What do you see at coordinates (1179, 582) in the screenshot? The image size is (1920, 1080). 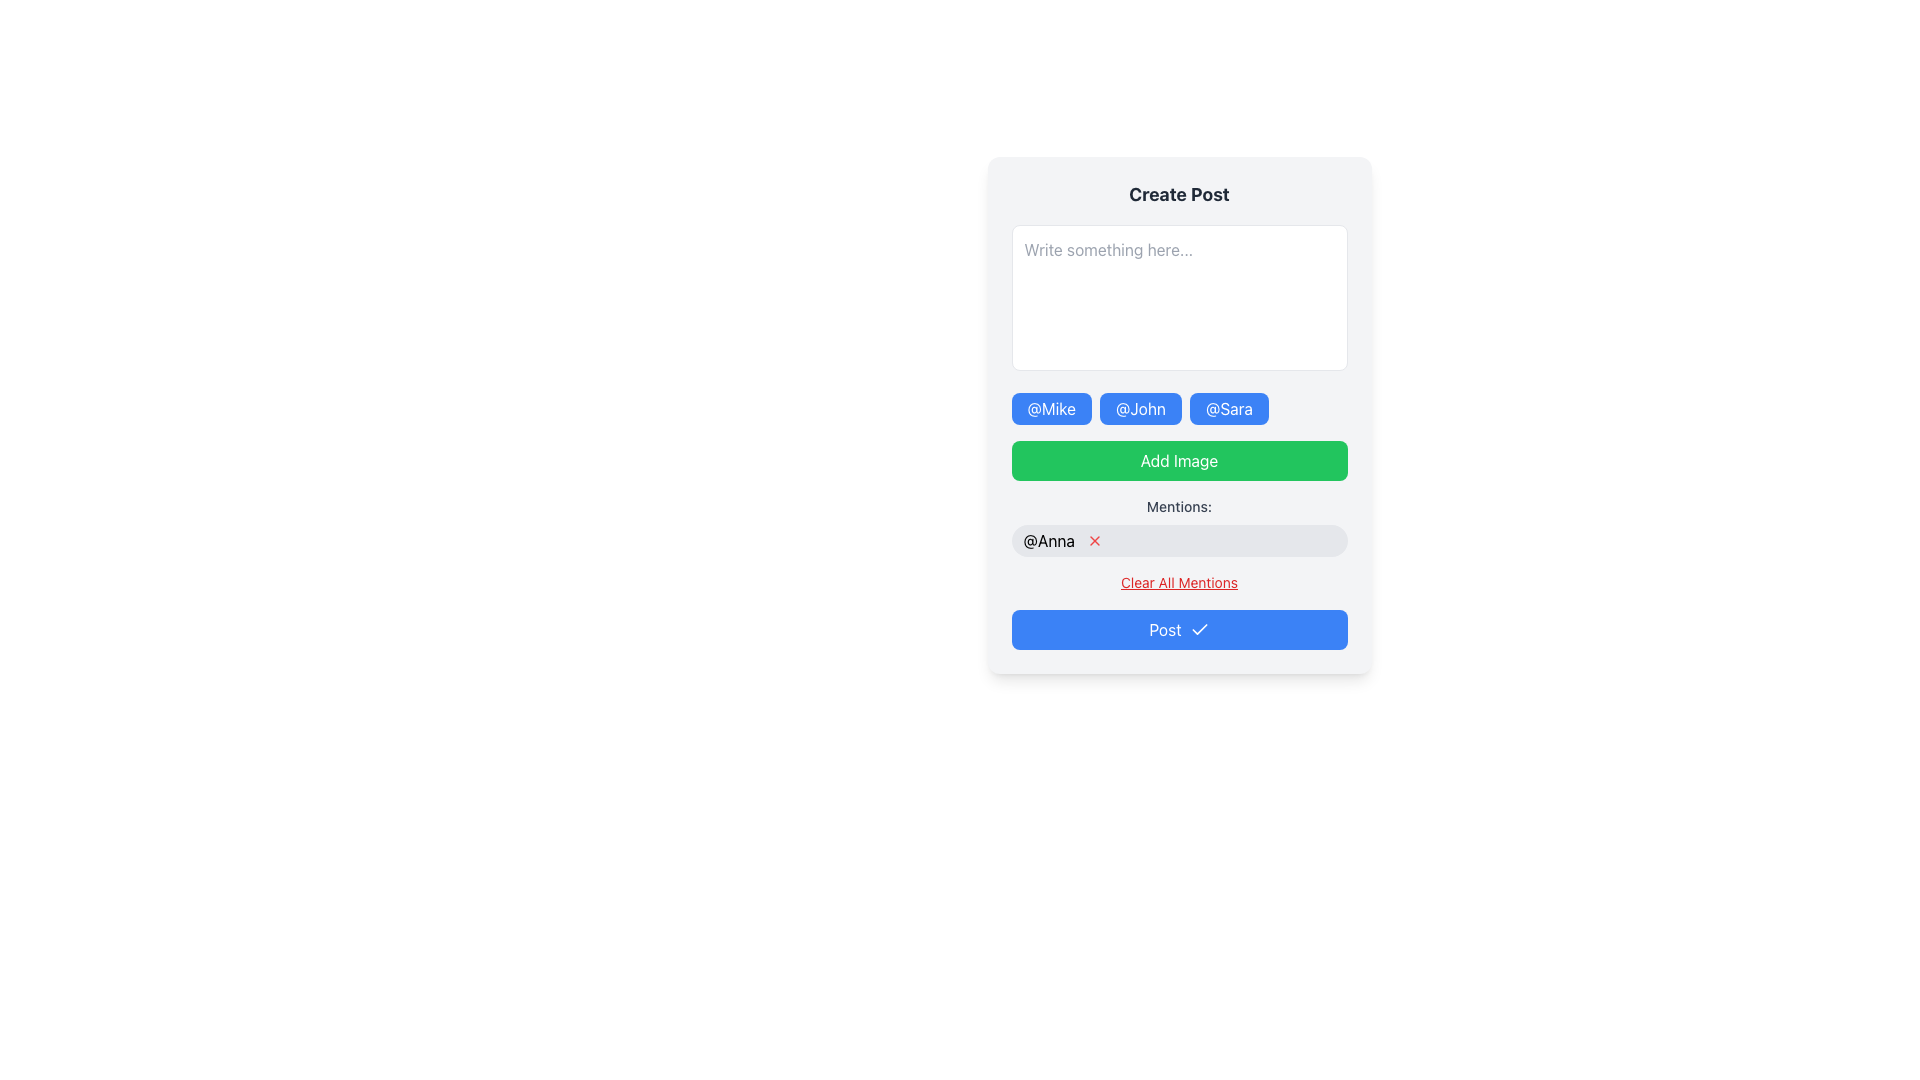 I see `the 'Clear All Mentions' text link, which is styled in red, underlined, and located below the '@Anna' mention` at bounding box center [1179, 582].